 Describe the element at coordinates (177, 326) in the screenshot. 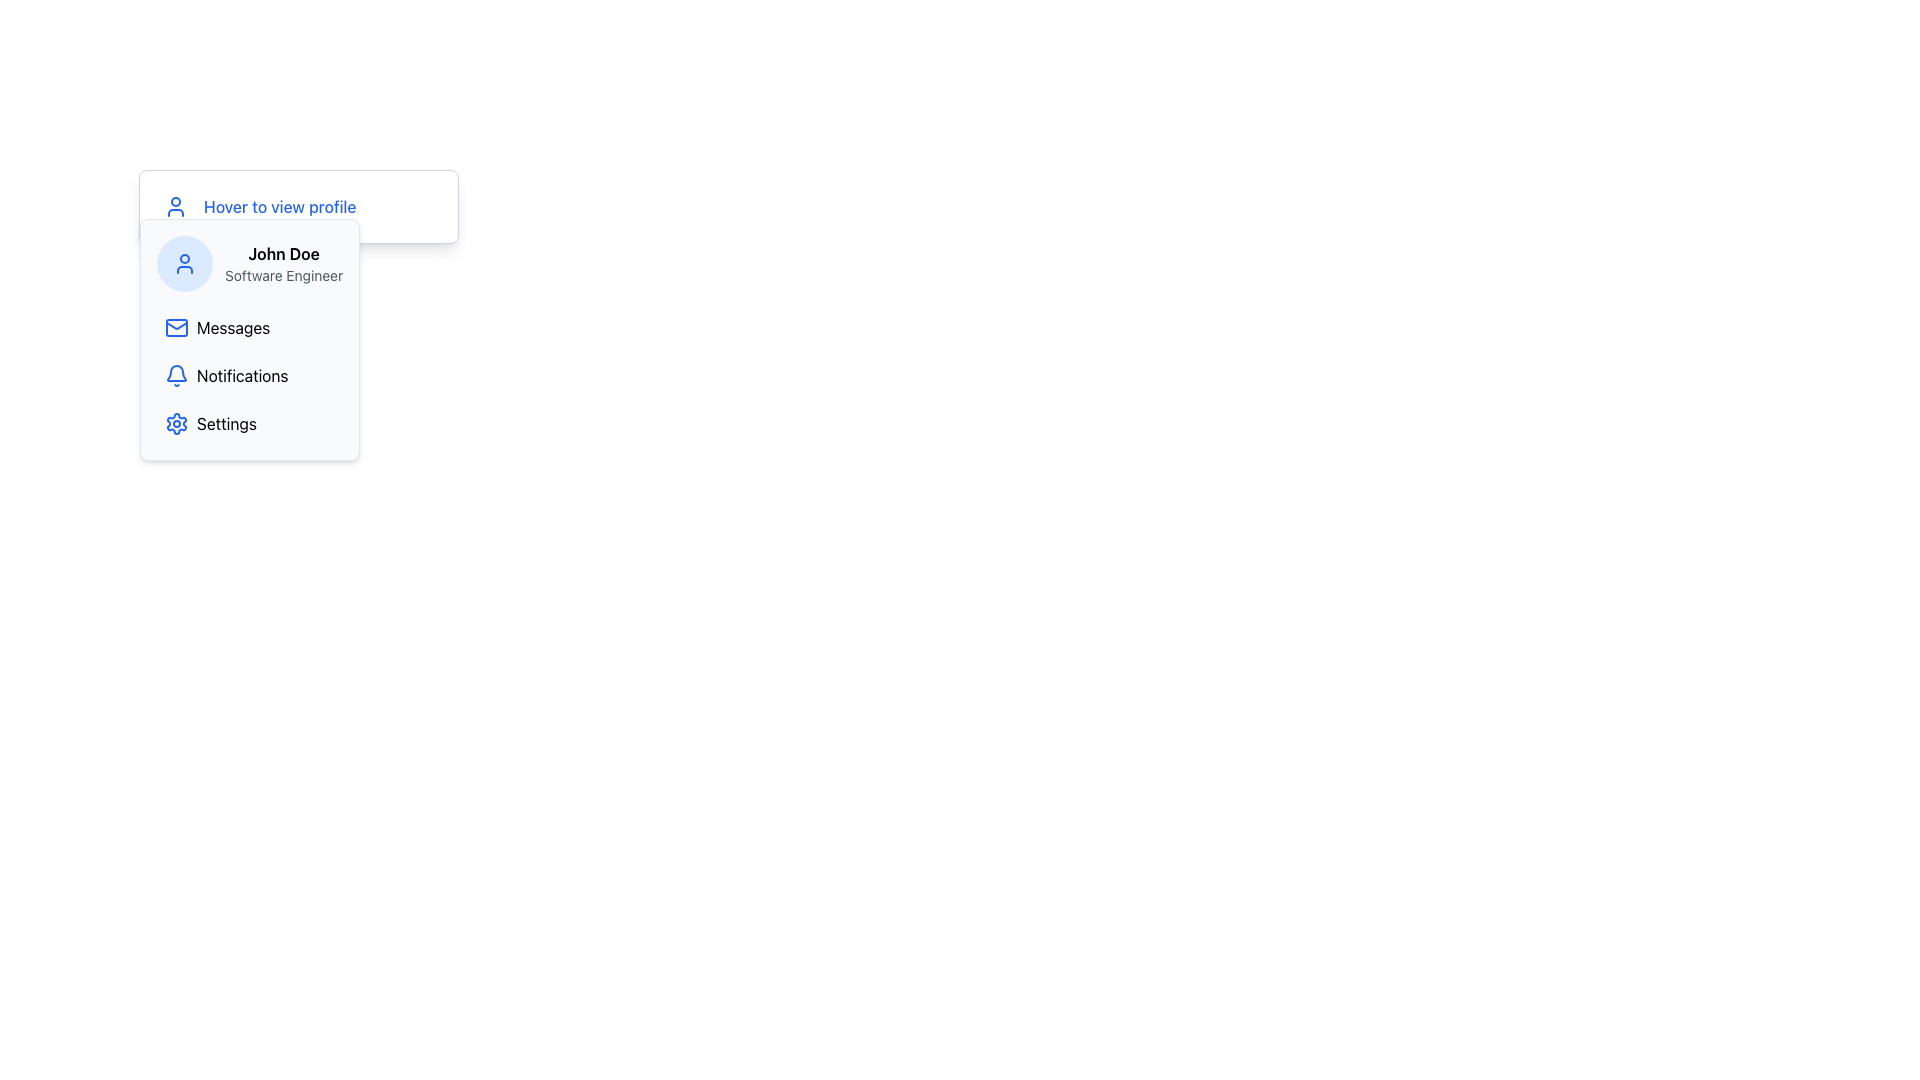

I see `the SVG rectangular graphic that is part of the mail envelope icon, located to the left of the 'Messages' text in the vertical menu list` at that location.